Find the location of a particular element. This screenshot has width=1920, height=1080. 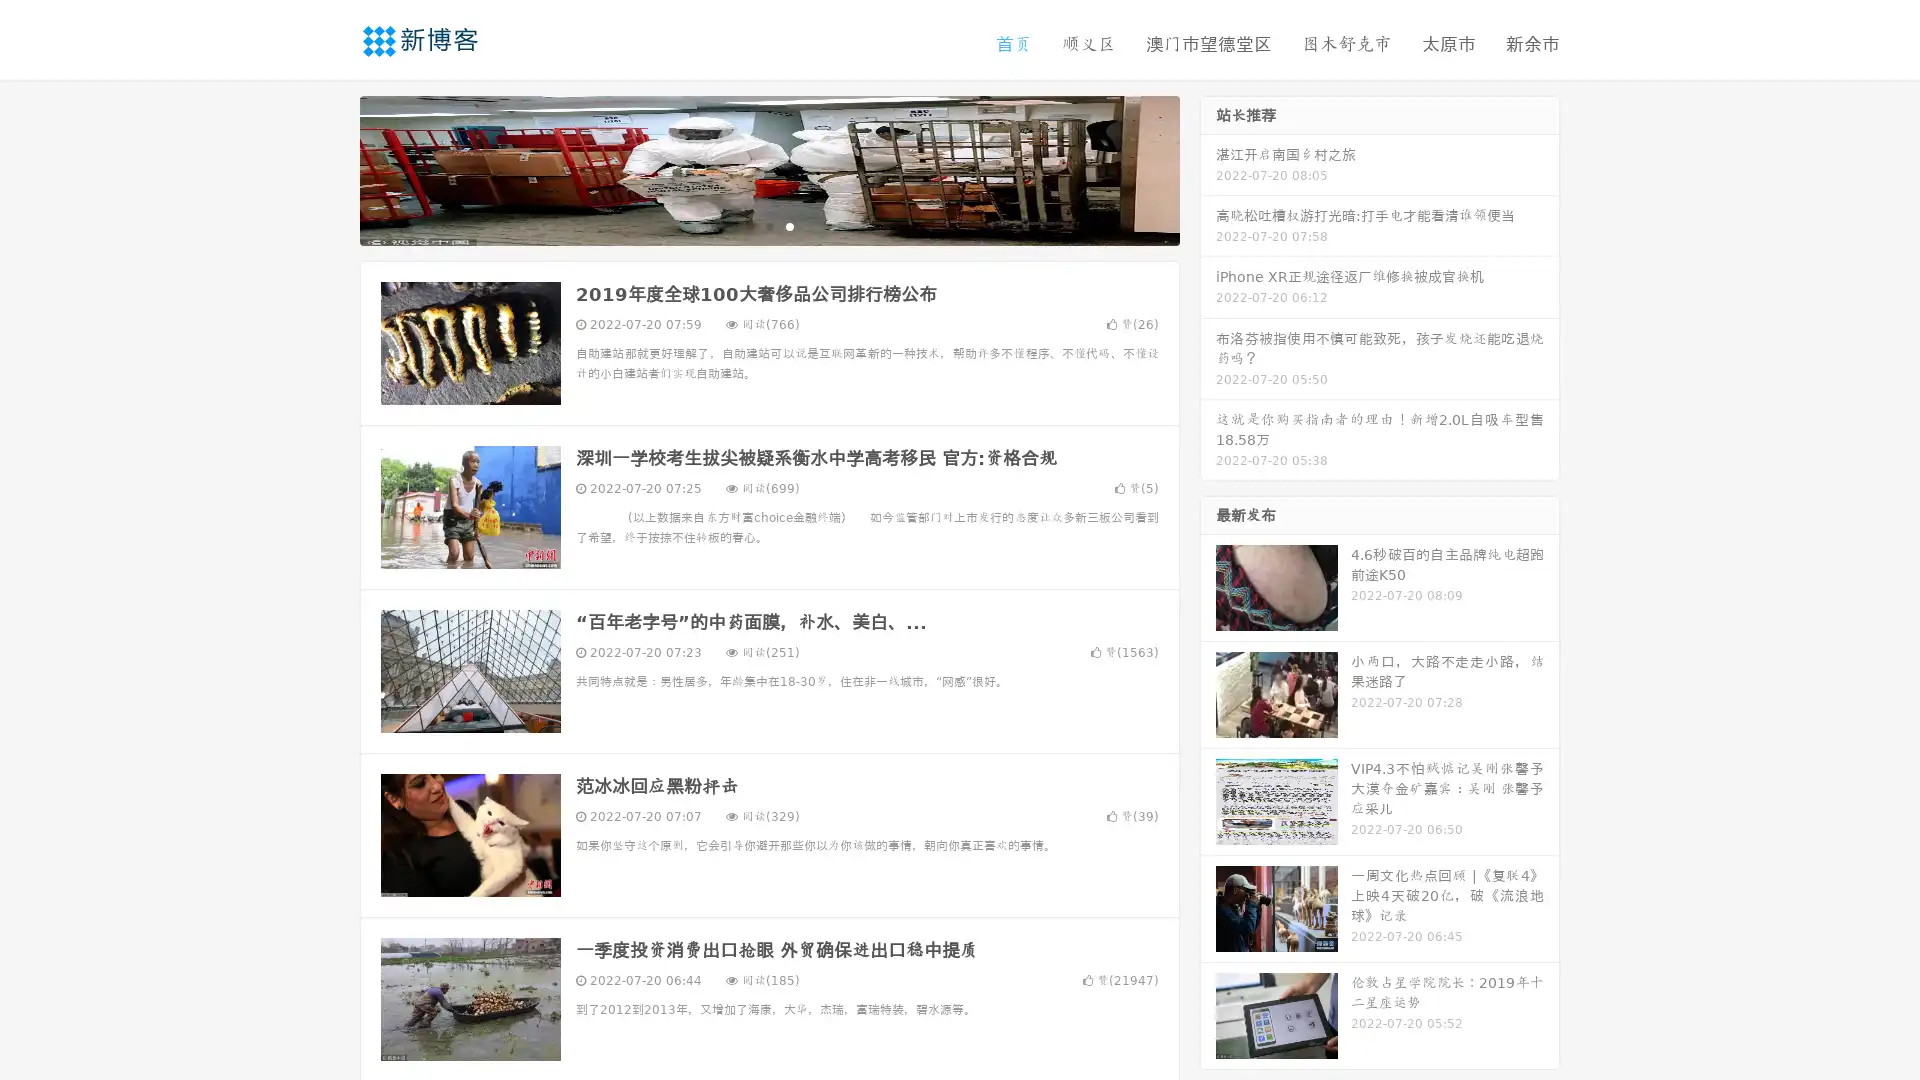

Previous slide is located at coordinates (330, 168).